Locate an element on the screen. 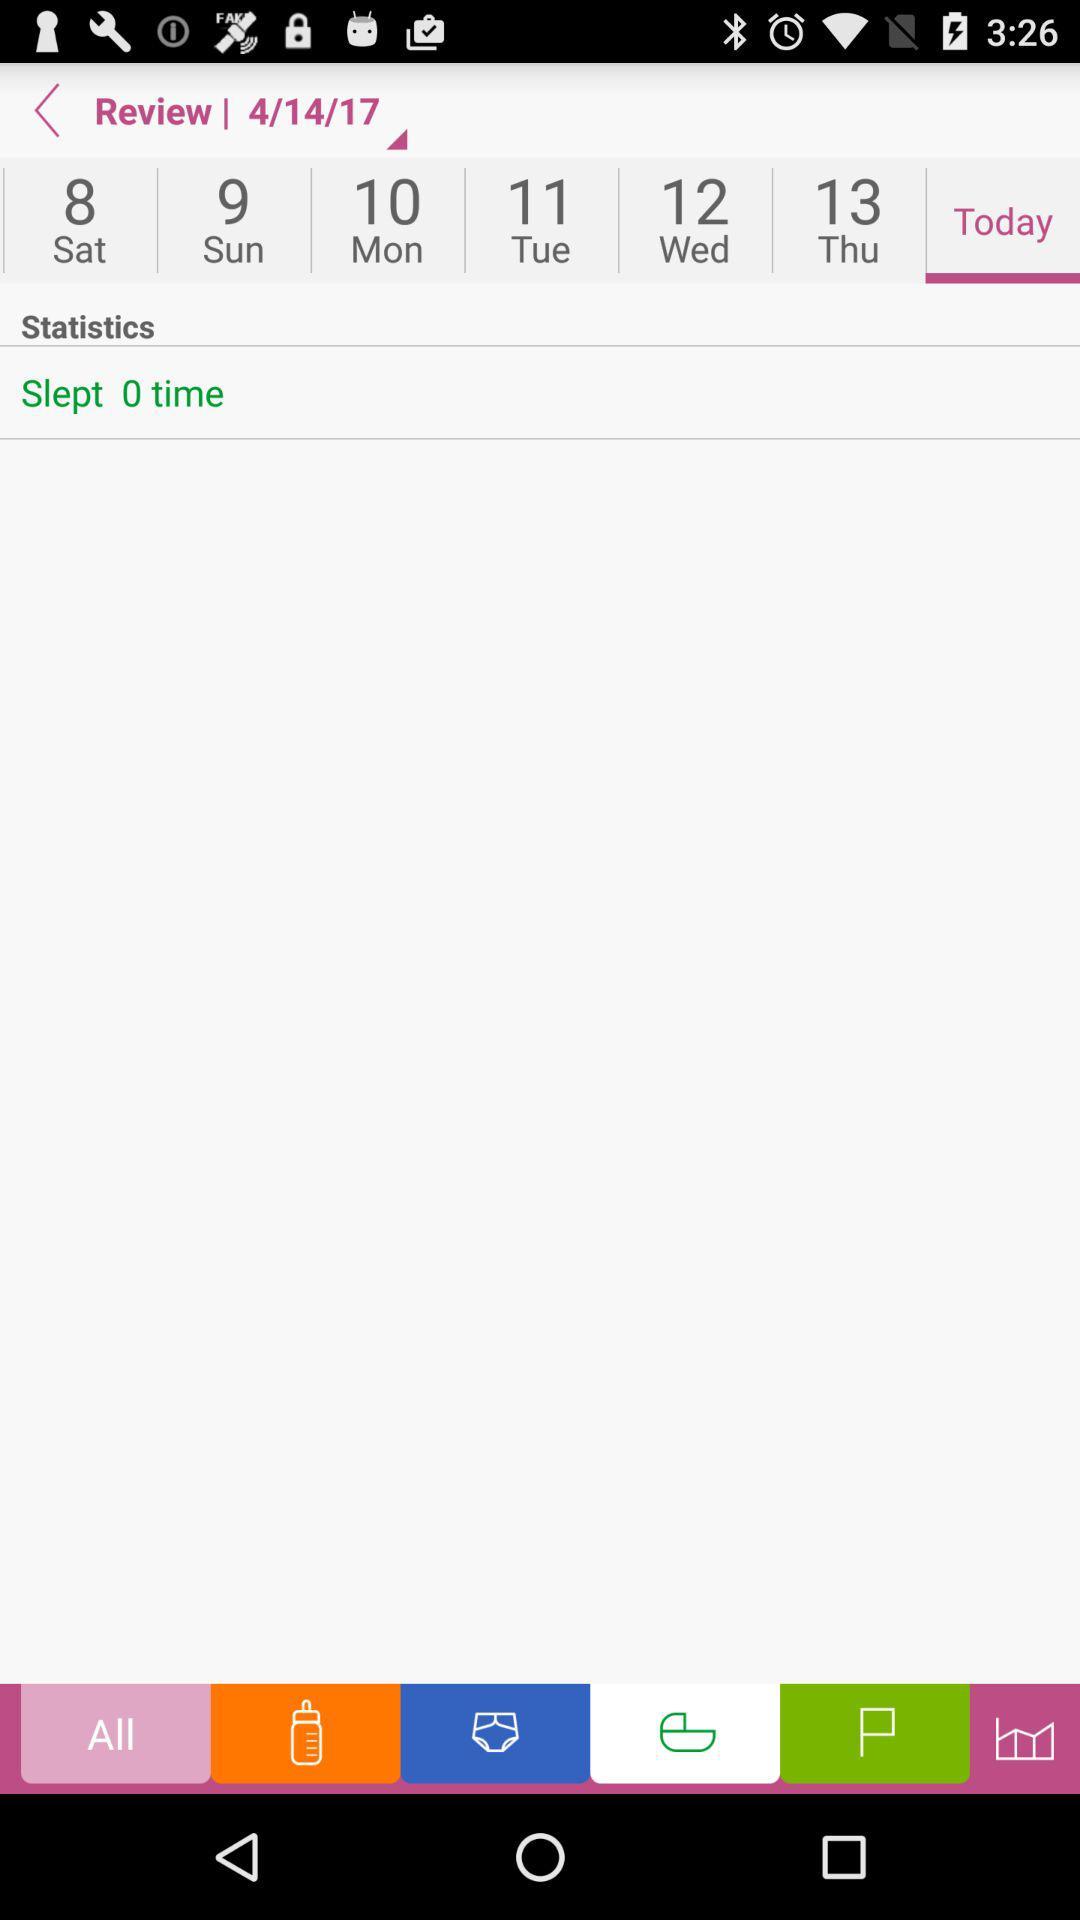 The width and height of the screenshot is (1080, 1920). 4/14/17 button is located at coordinates (322, 109).